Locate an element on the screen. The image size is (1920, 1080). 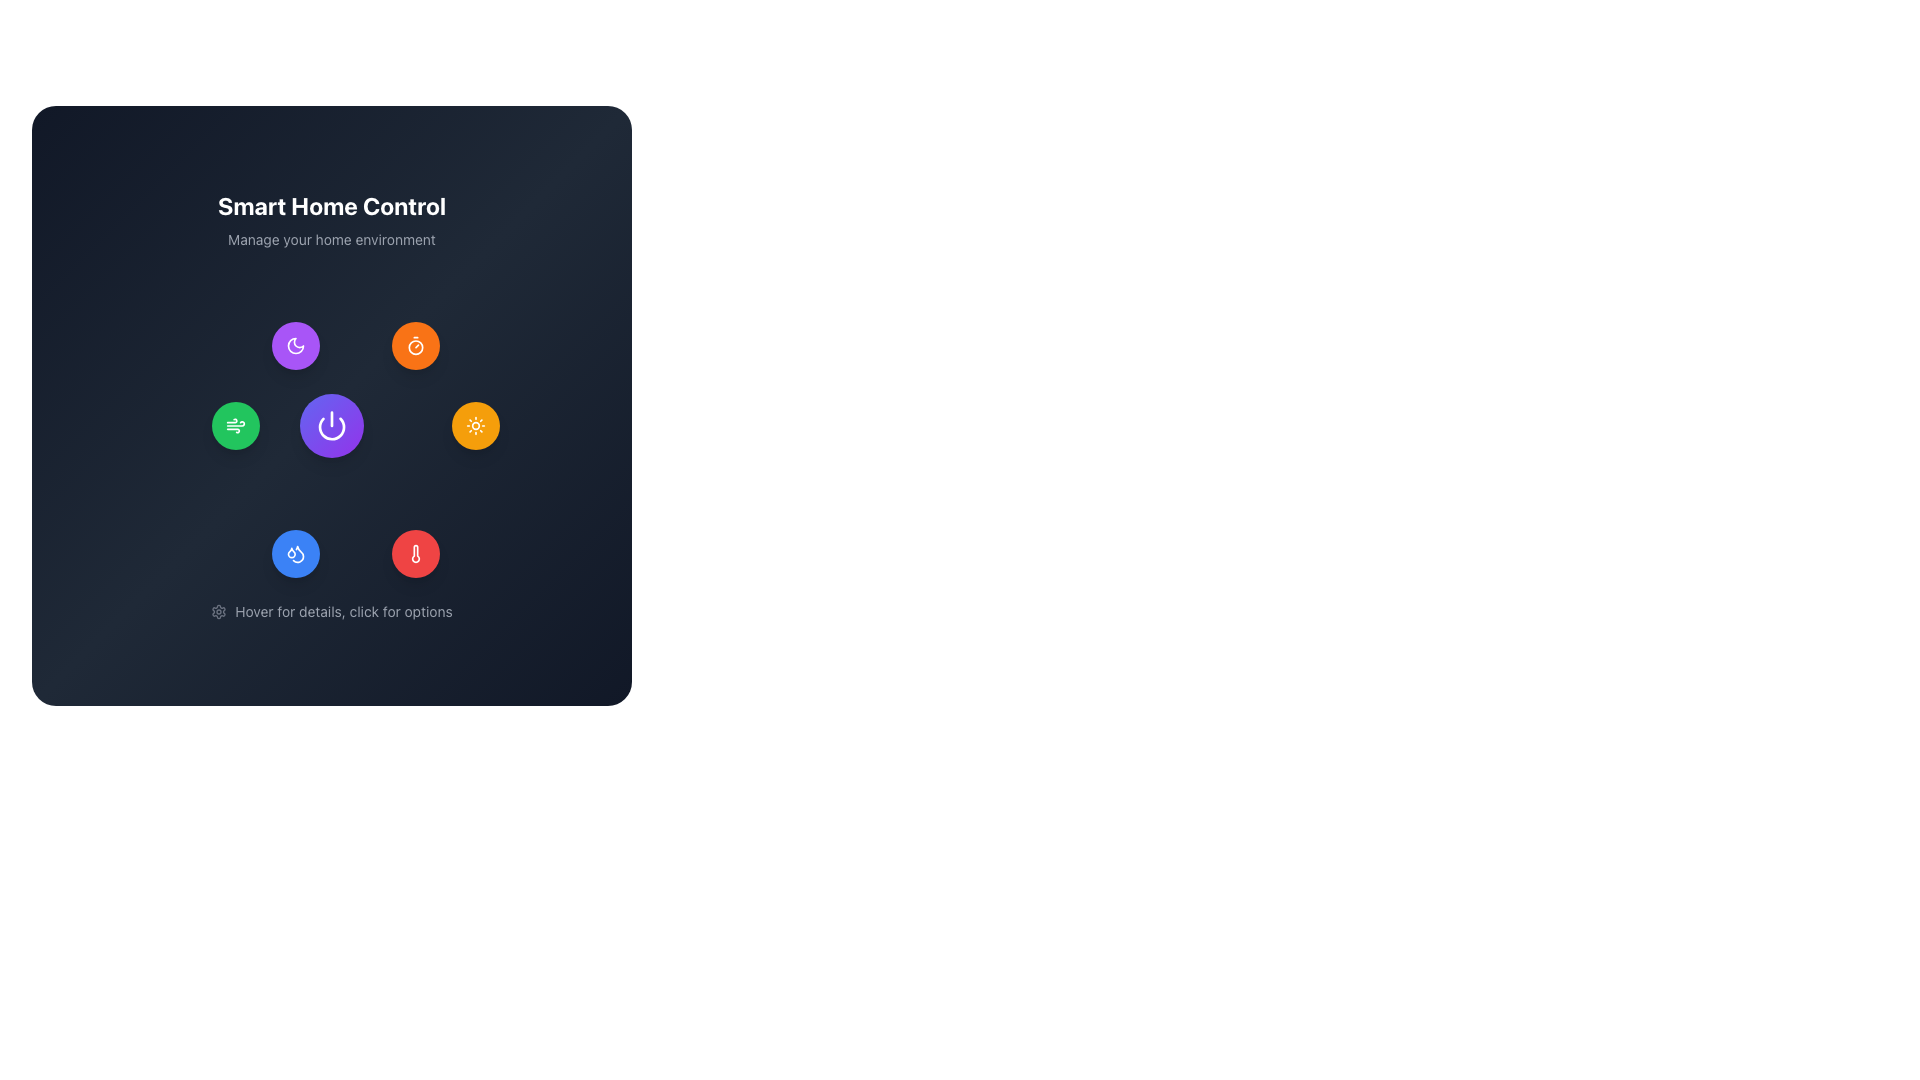
the blue circular button featuring an icon of two droplets is located at coordinates (295, 554).